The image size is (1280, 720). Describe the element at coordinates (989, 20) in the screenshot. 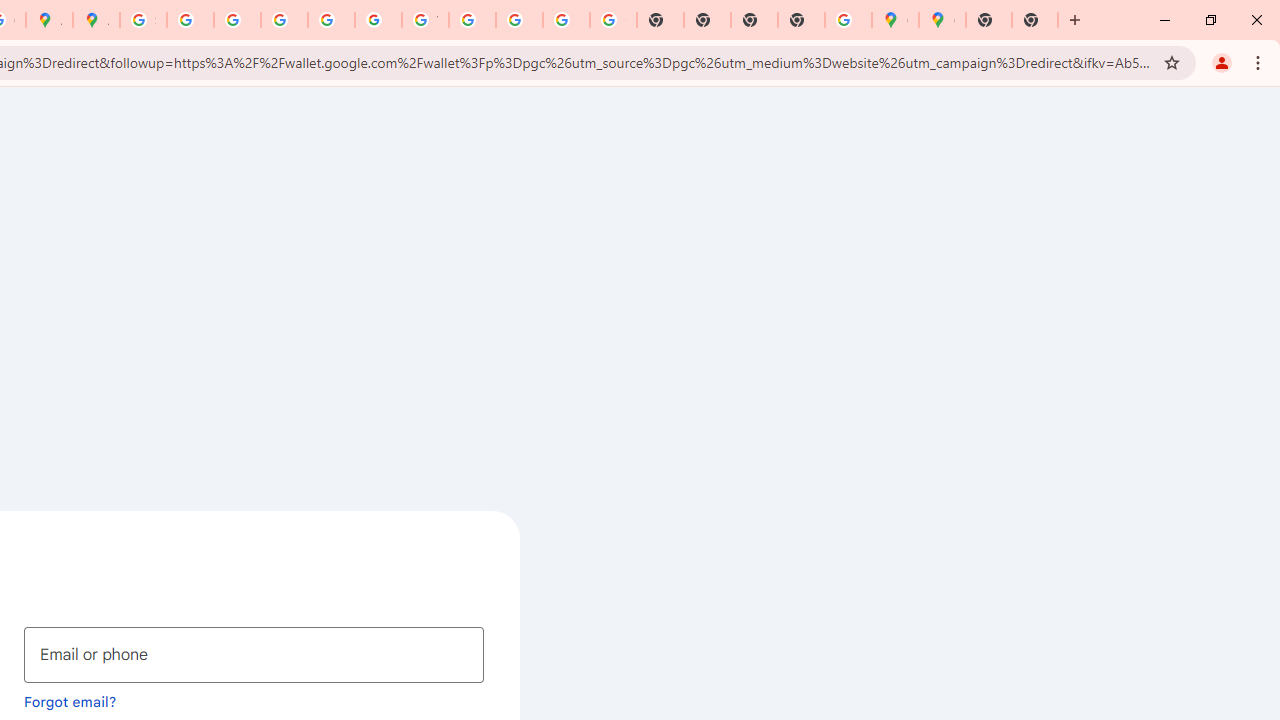

I see `'New Tab'` at that location.